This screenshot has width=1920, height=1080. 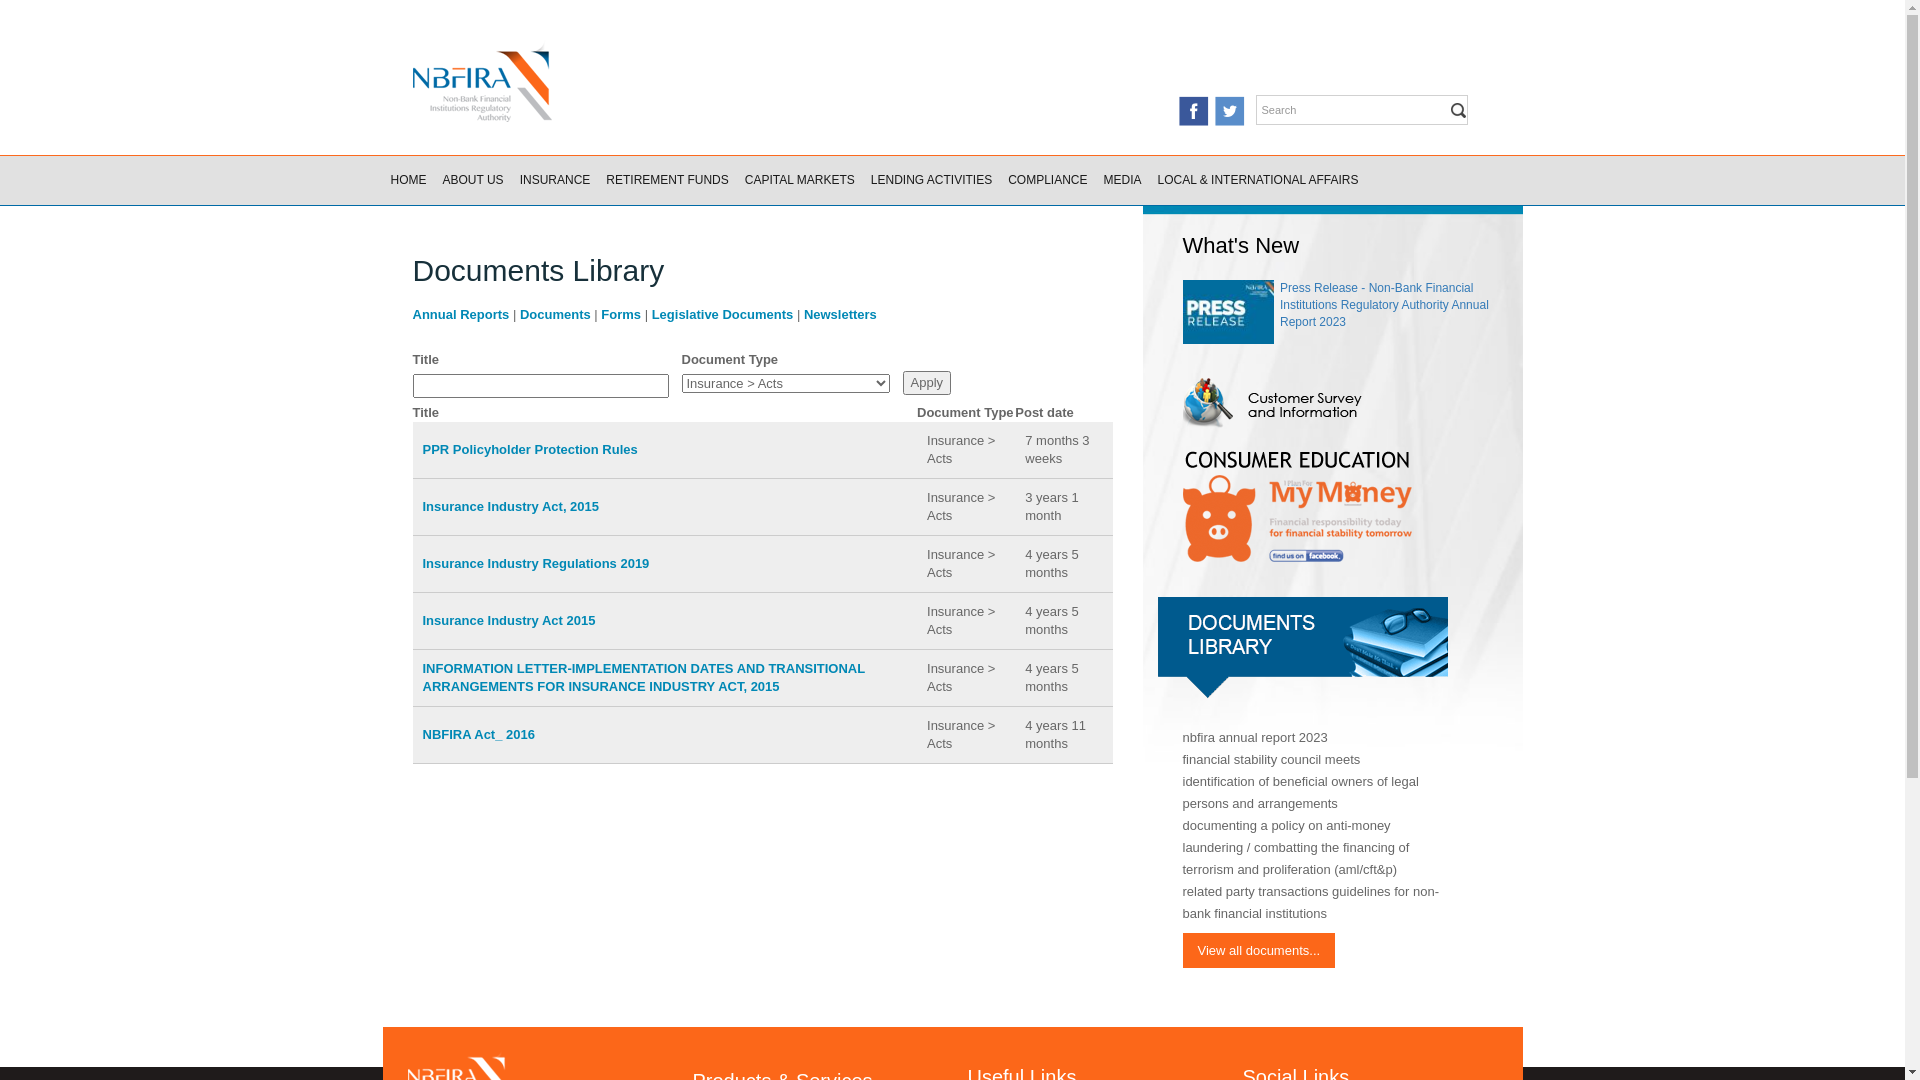 I want to click on 'CAPITAL MARKETS', so click(x=800, y=180).